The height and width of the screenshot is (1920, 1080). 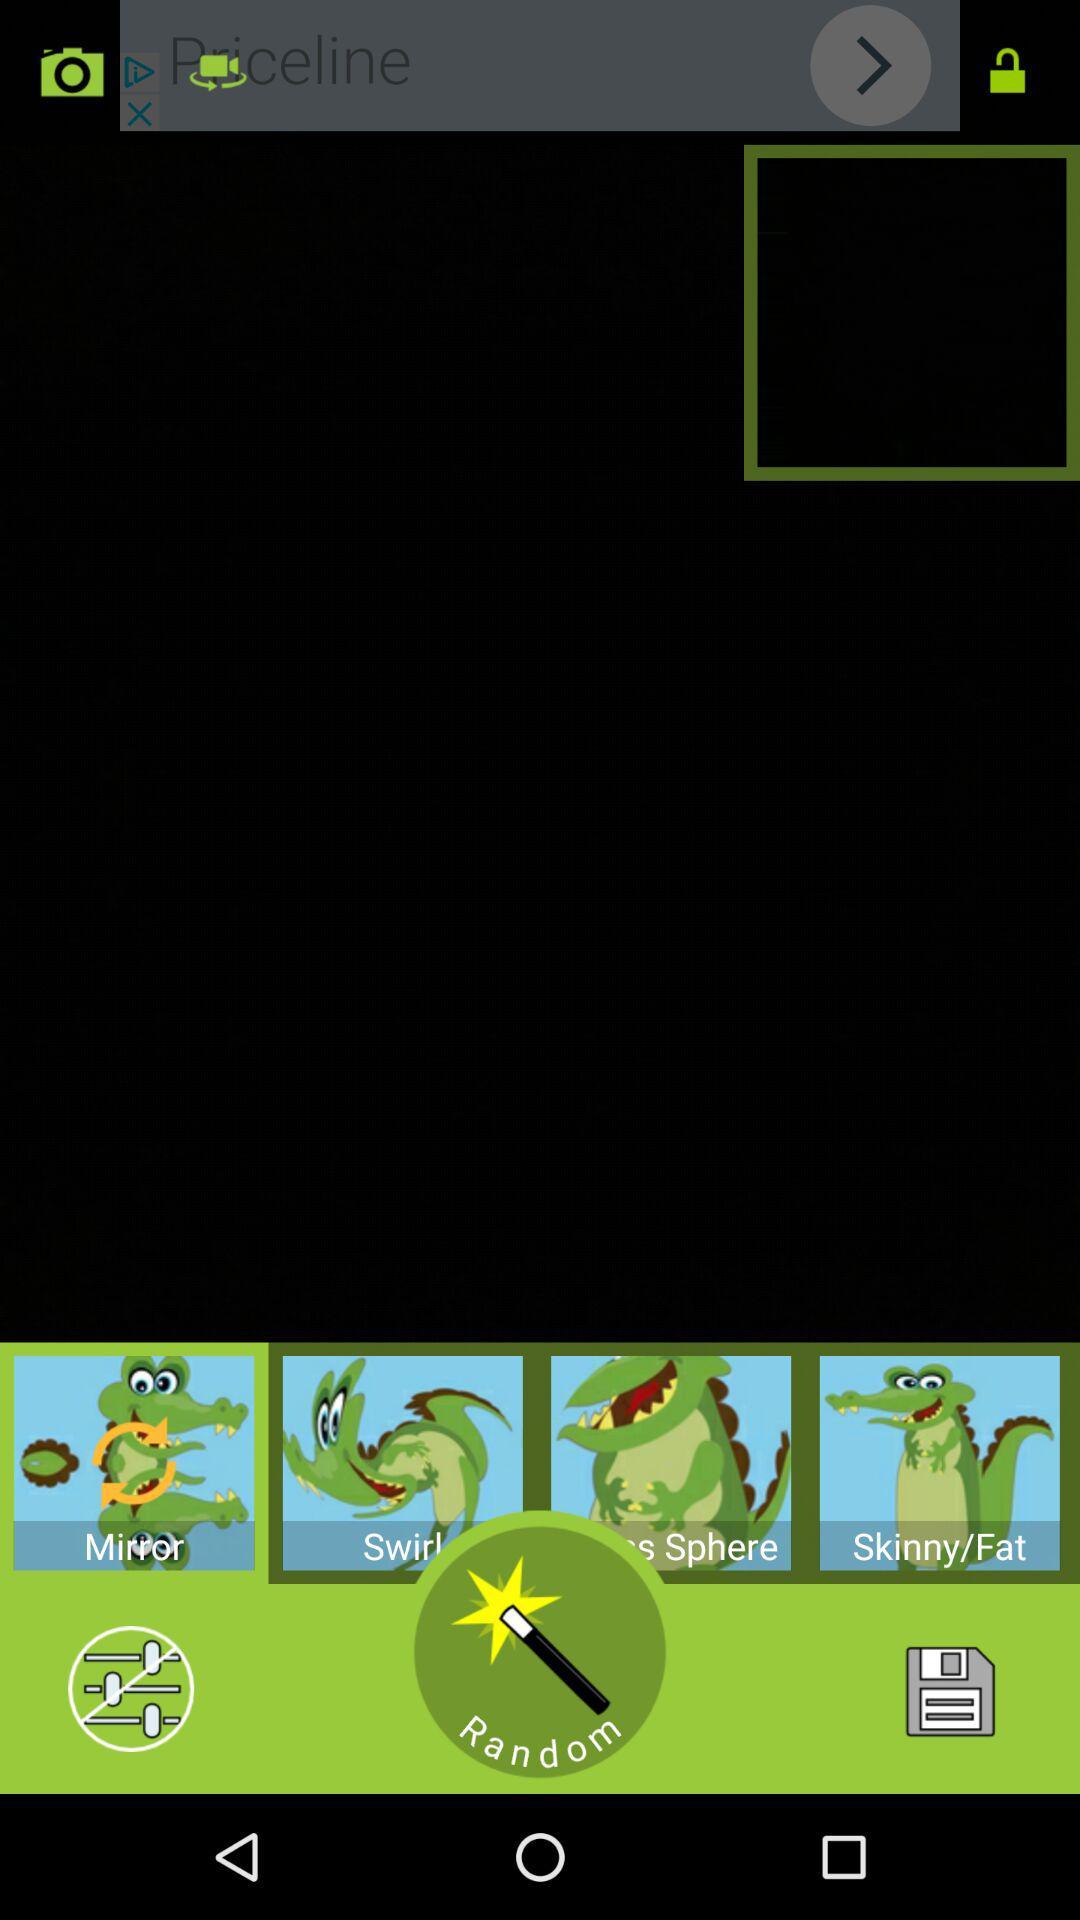 I want to click on edit sliders, so click(x=131, y=1688).